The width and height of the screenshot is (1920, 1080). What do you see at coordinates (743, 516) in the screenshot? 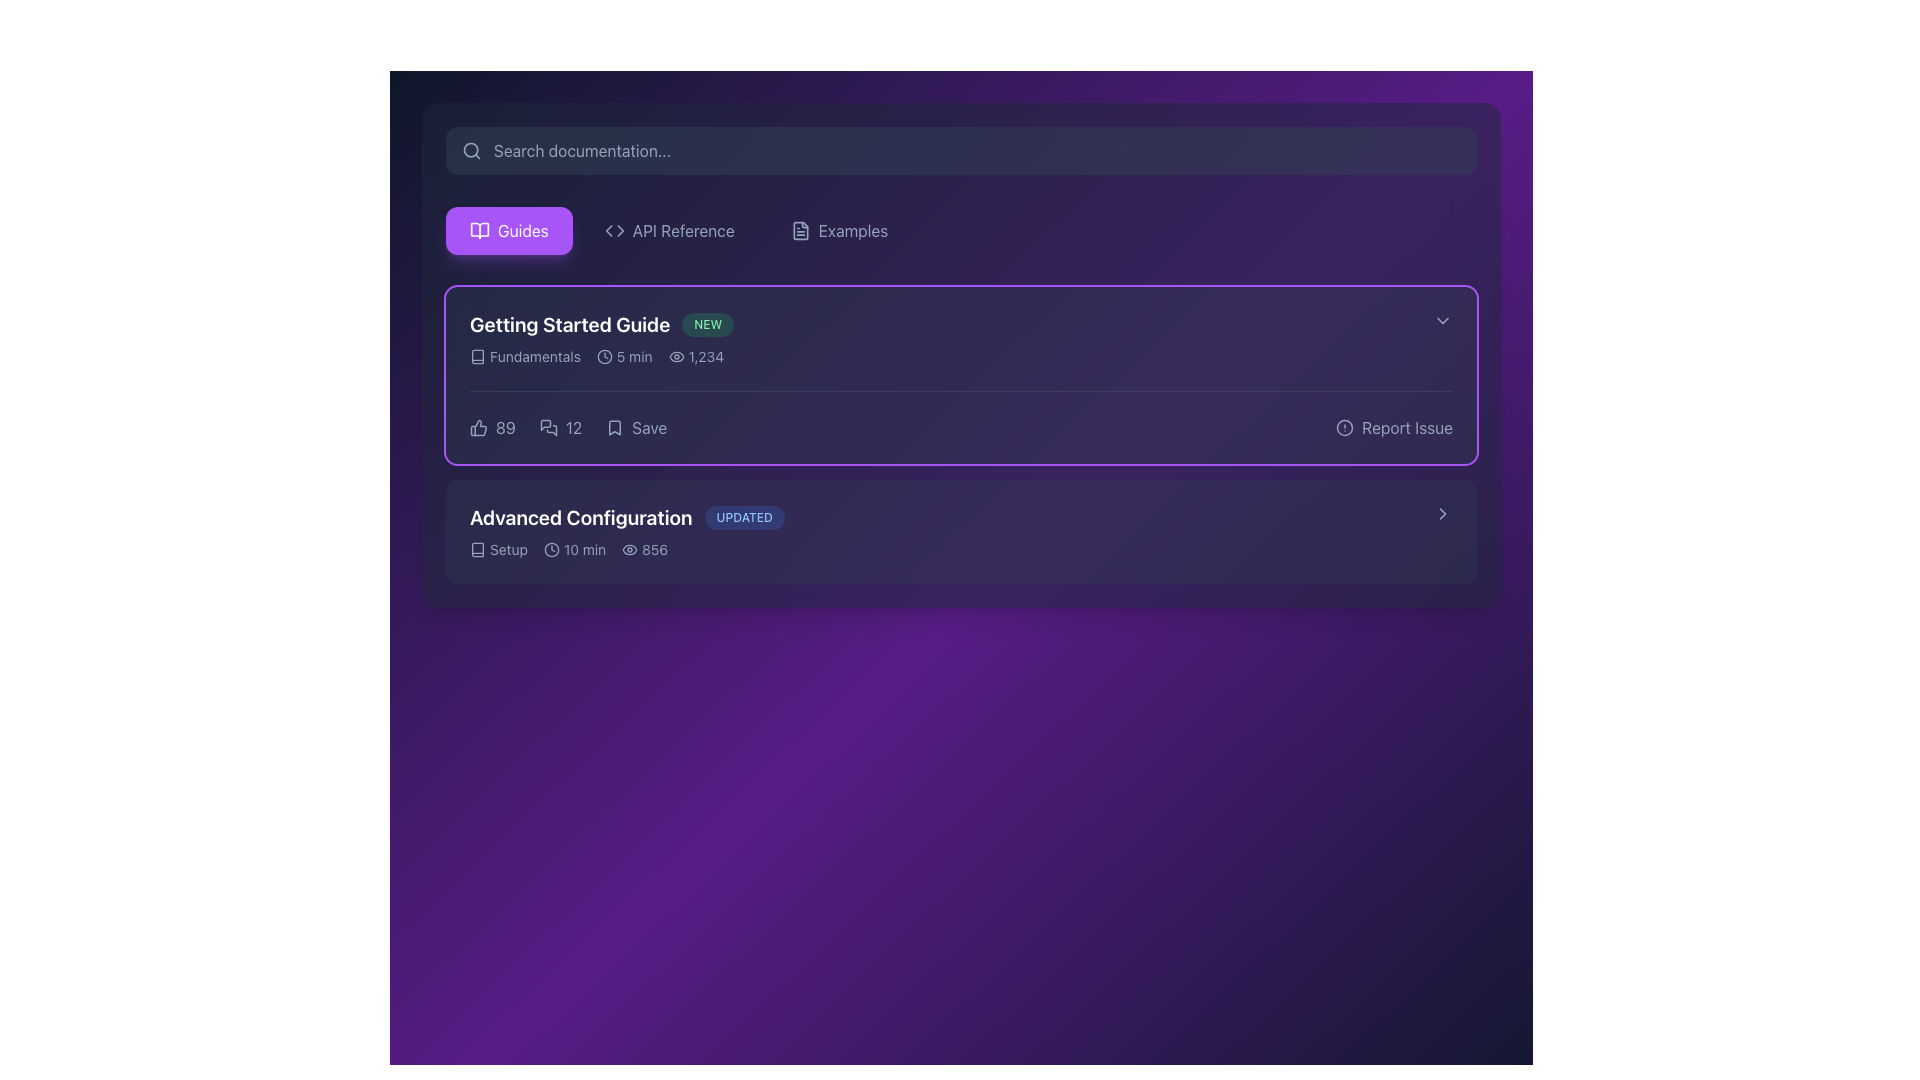
I see `the badge that displays the text 'UPDATED' in uppercase, styled in small text size, with a pill-shaped blue background, positioned to the right of 'Advanced Configuration'` at bounding box center [743, 516].